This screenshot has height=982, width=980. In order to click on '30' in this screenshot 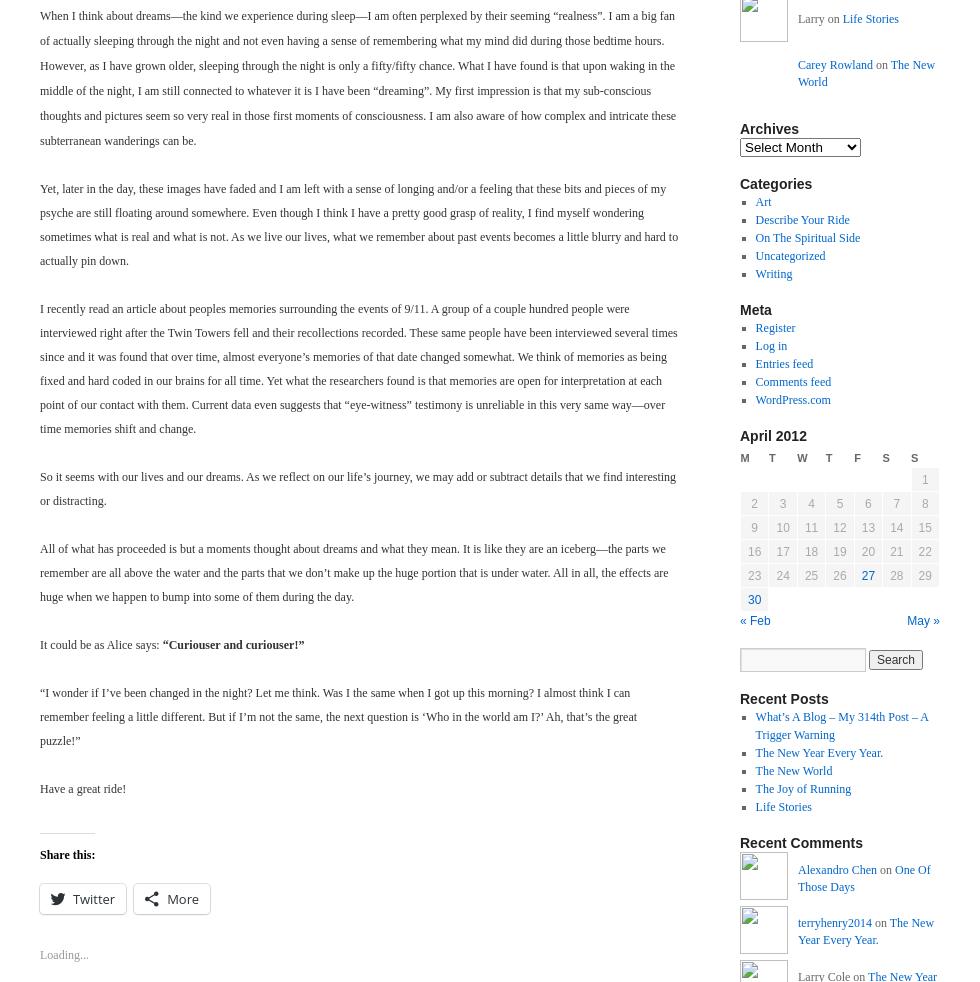, I will do `click(754, 598)`.